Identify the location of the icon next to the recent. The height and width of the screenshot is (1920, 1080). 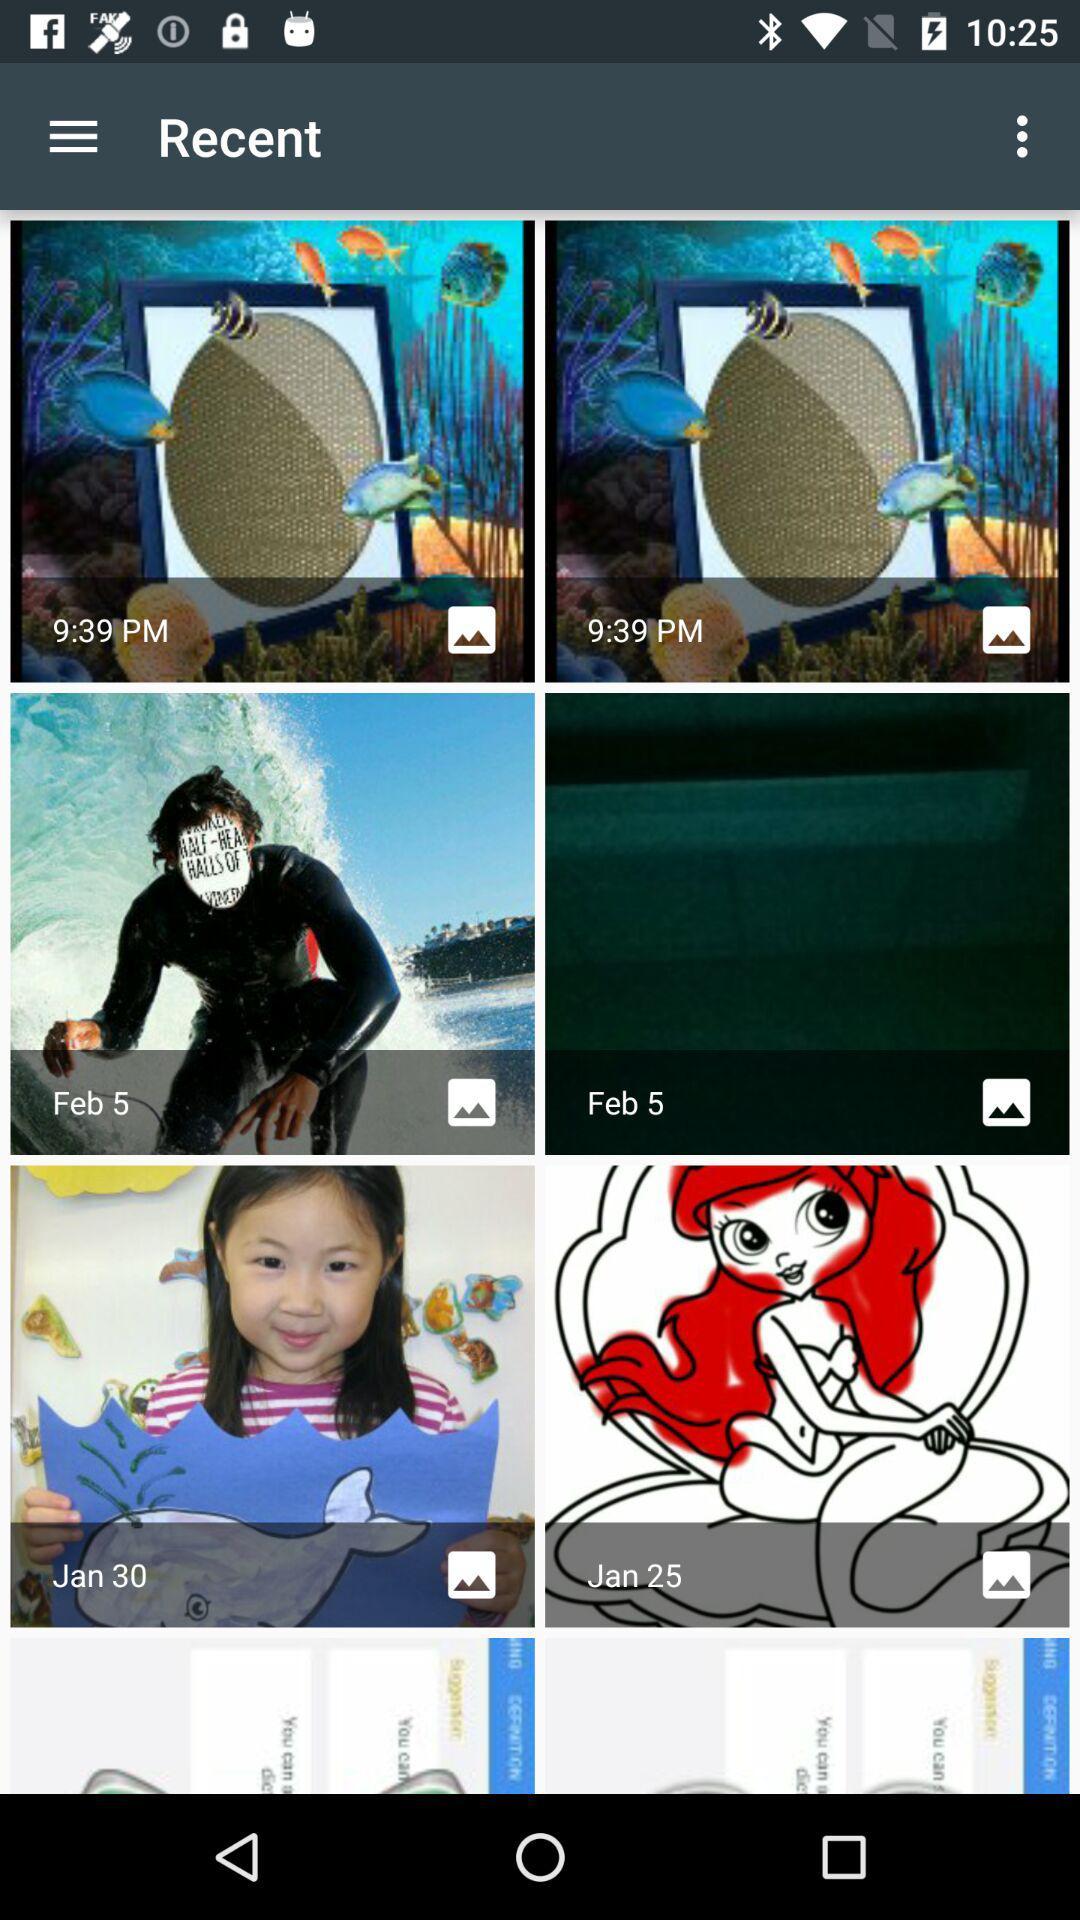
(72, 135).